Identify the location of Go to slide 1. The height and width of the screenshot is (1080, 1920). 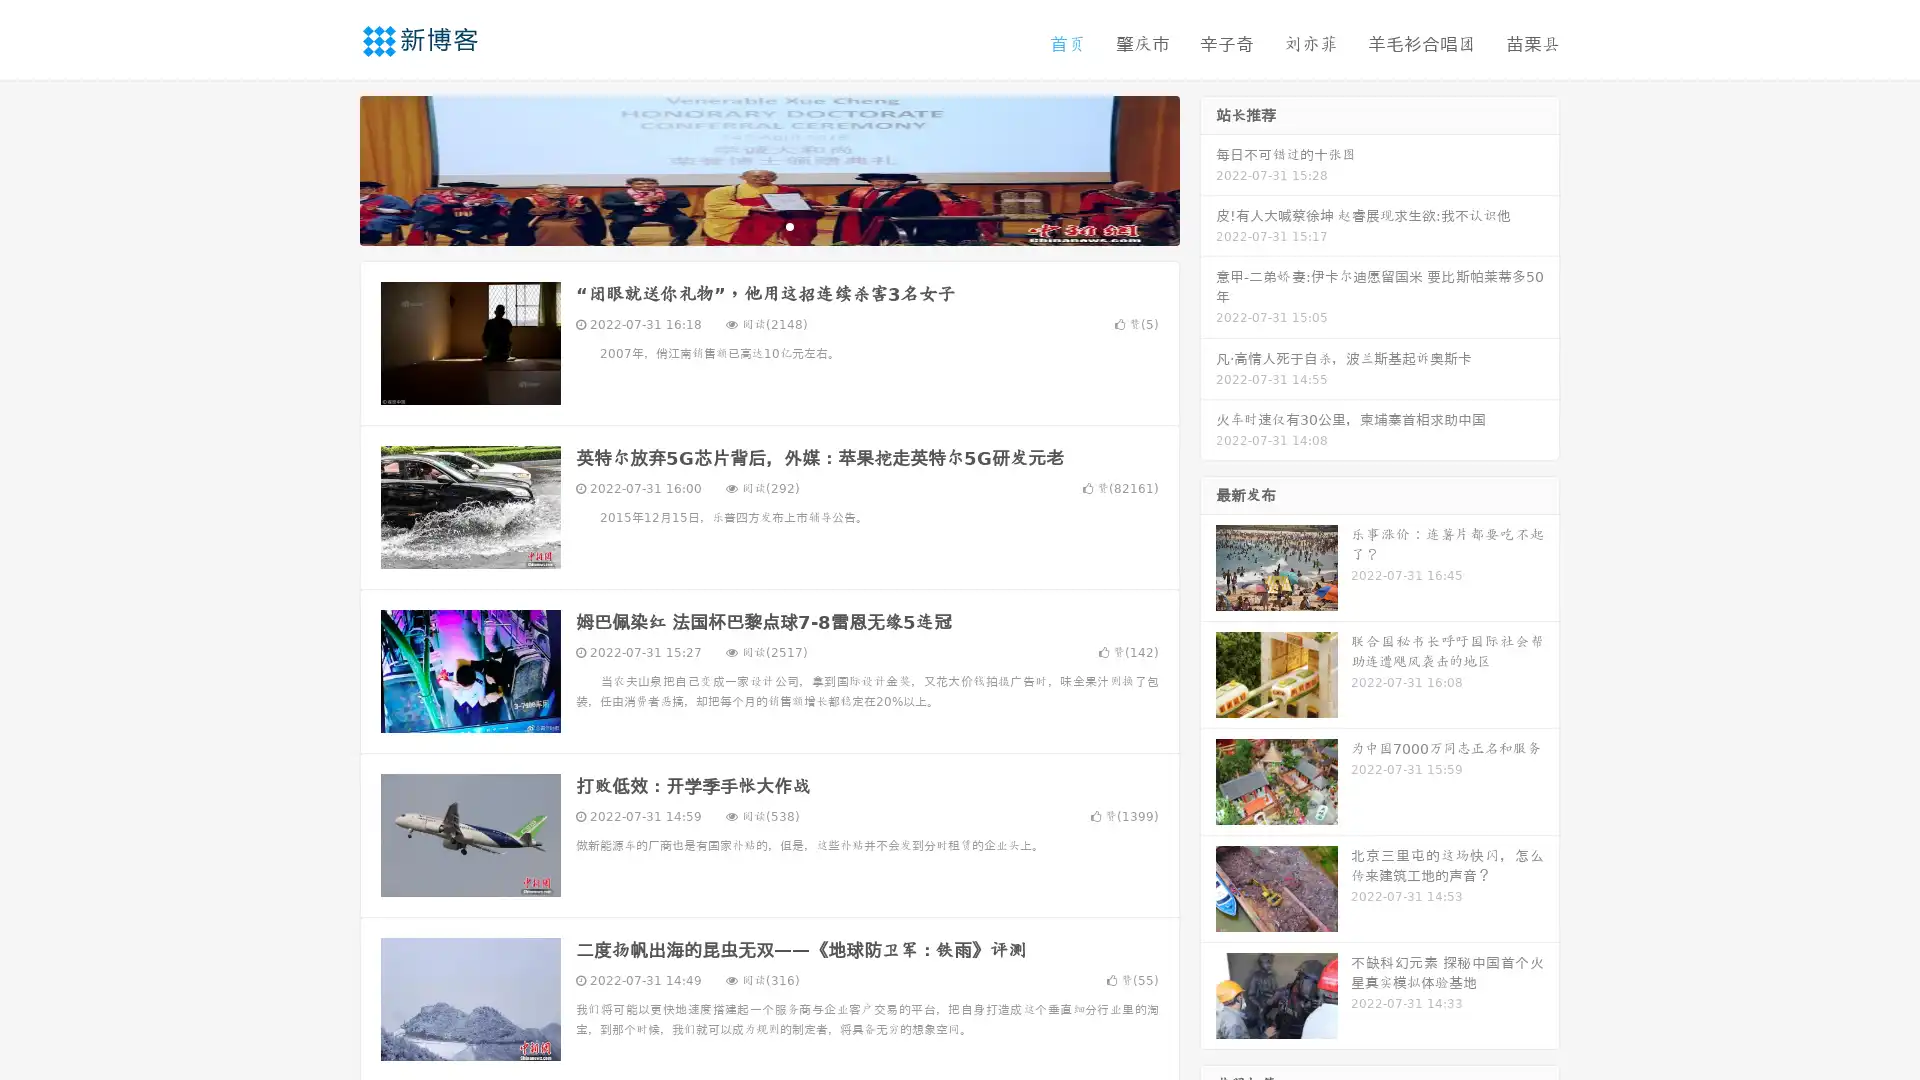
(748, 225).